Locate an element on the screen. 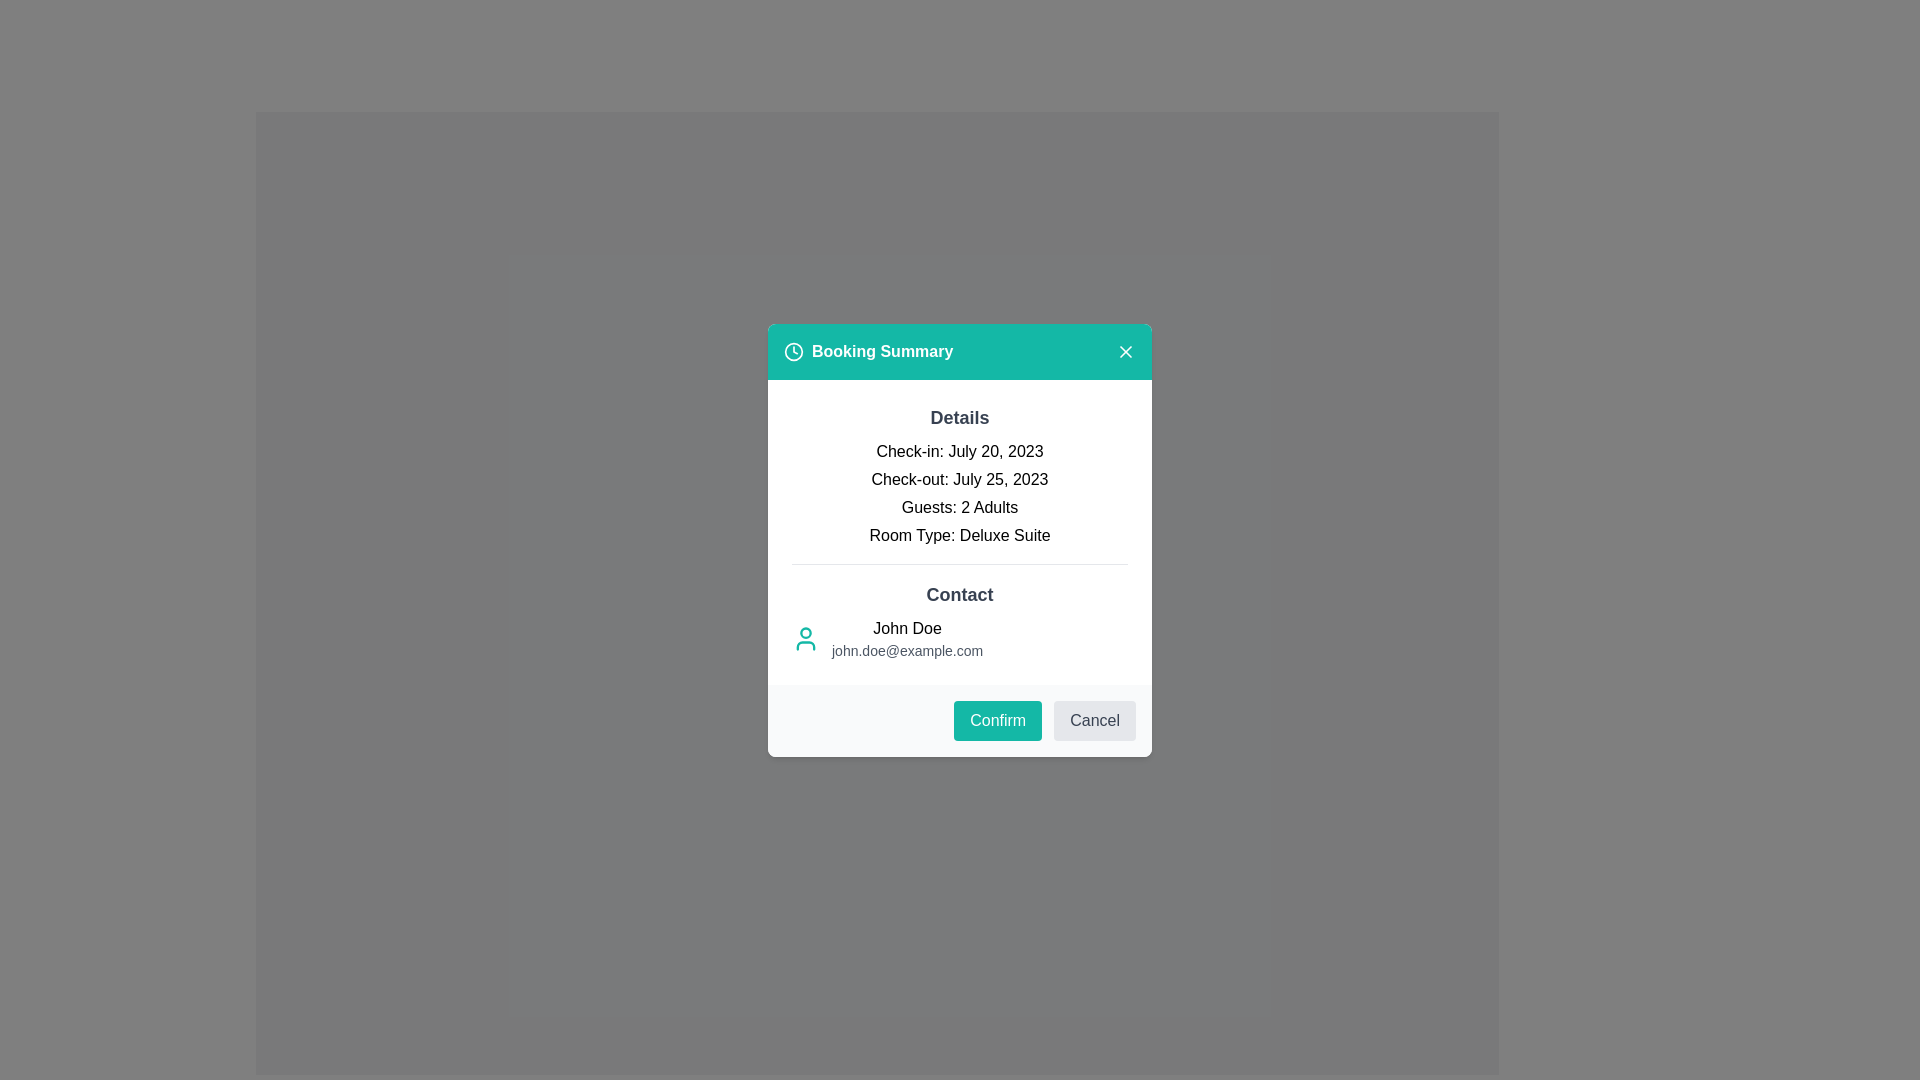 This screenshot has width=1920, height=1080. the user profile icon with a teal outline located at the far left side of the contact section, preceding the user name 'John Doe' and email address 'john.doe@example.com' is located at coordinates (806, 638).